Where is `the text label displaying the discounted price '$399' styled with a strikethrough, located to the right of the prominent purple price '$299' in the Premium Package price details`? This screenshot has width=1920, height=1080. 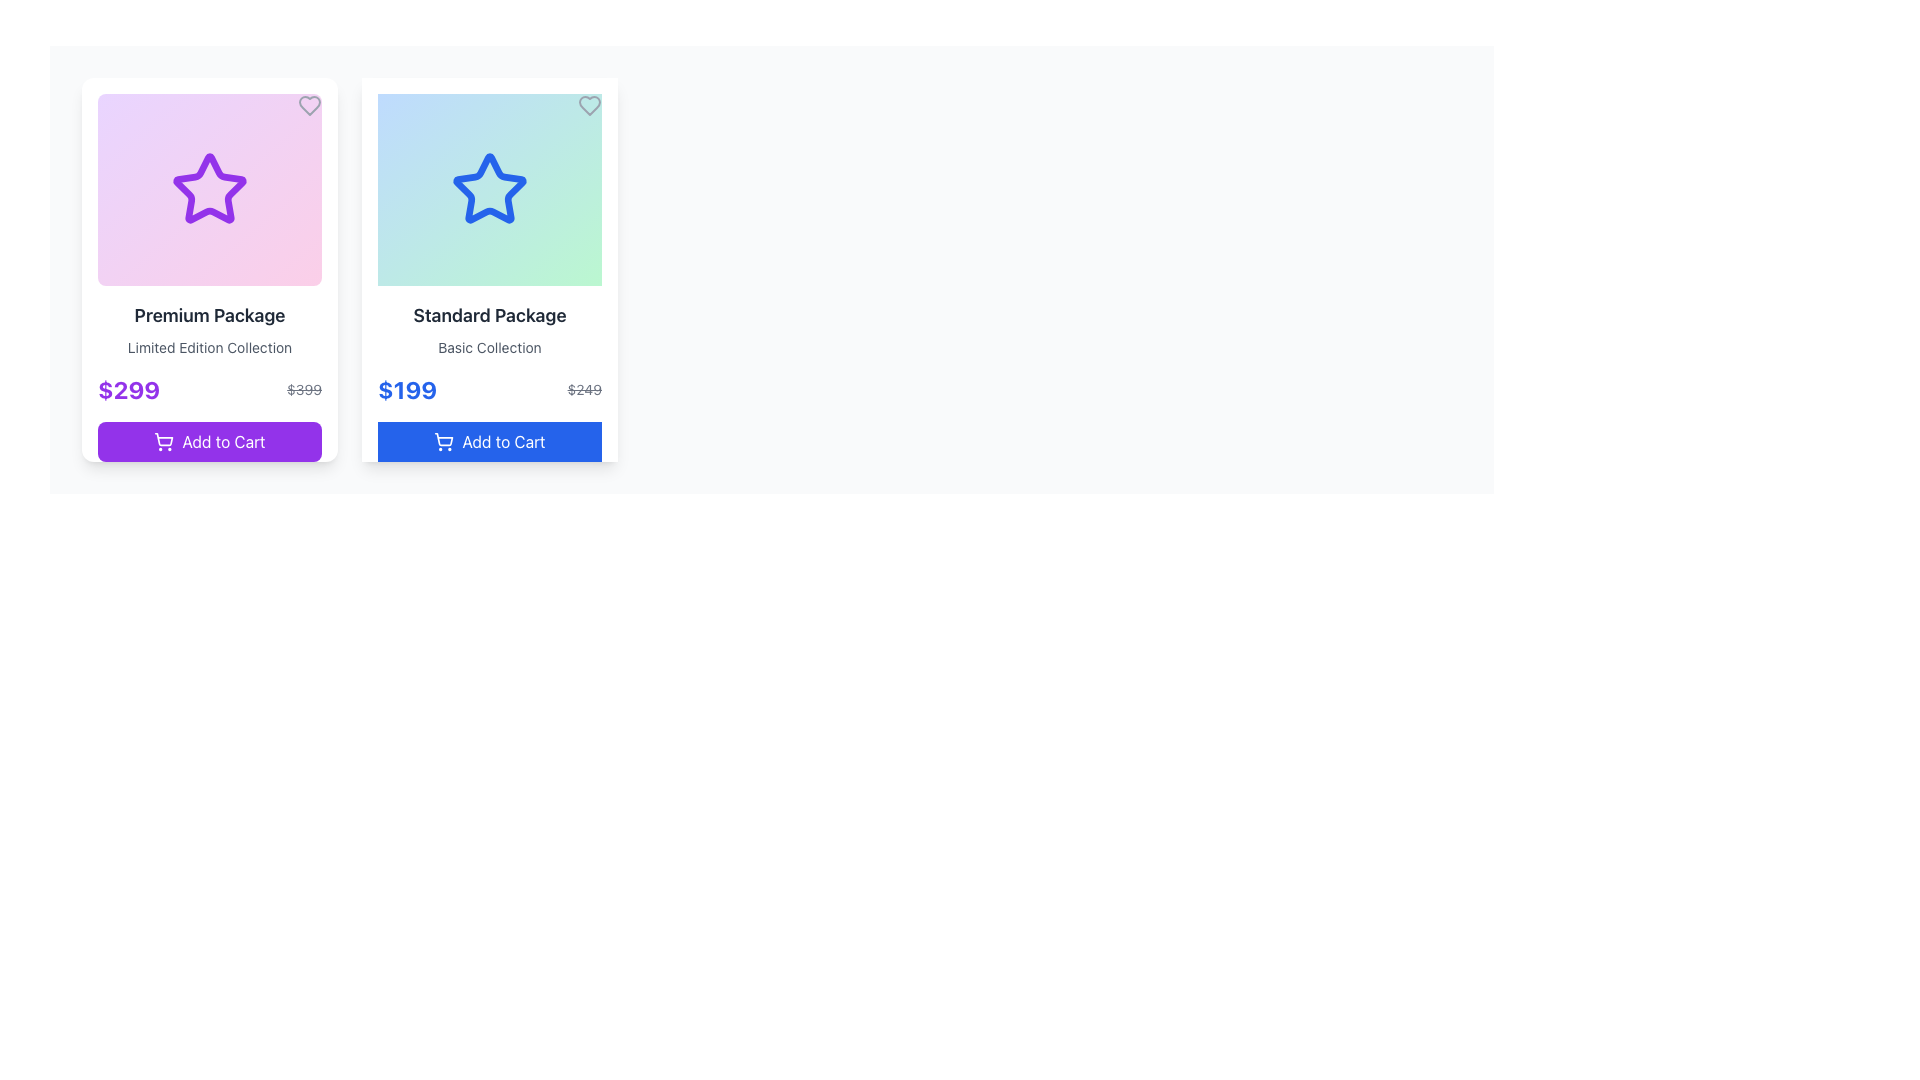 the text label displaying the discounted price '$399' styled with a strikethrough, located to the right of the prominent purple price '$299' in the Premium Package price details is located at coordinates (303, 389).